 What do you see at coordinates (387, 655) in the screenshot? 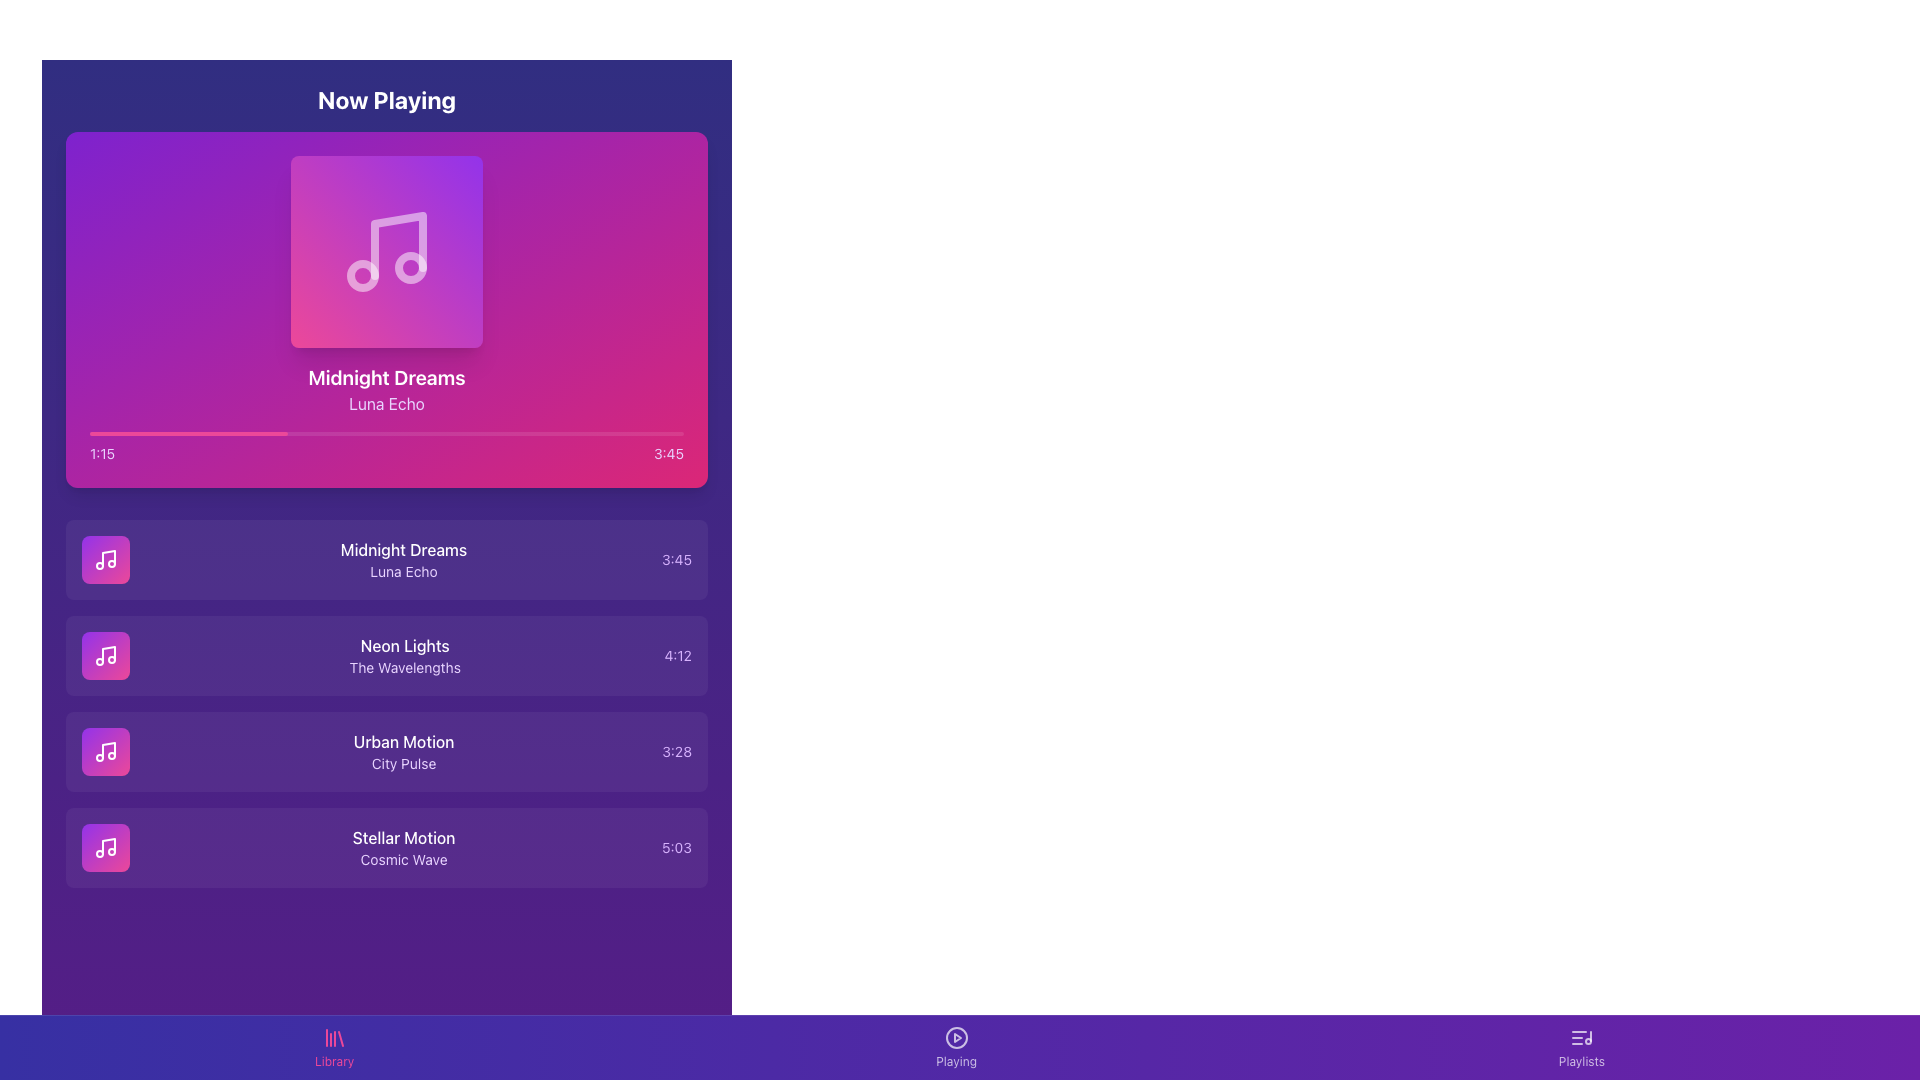
I see `the playlist item for 'Neon Lights' by 'The Wavelengths'` at bounding box center [387, 655].